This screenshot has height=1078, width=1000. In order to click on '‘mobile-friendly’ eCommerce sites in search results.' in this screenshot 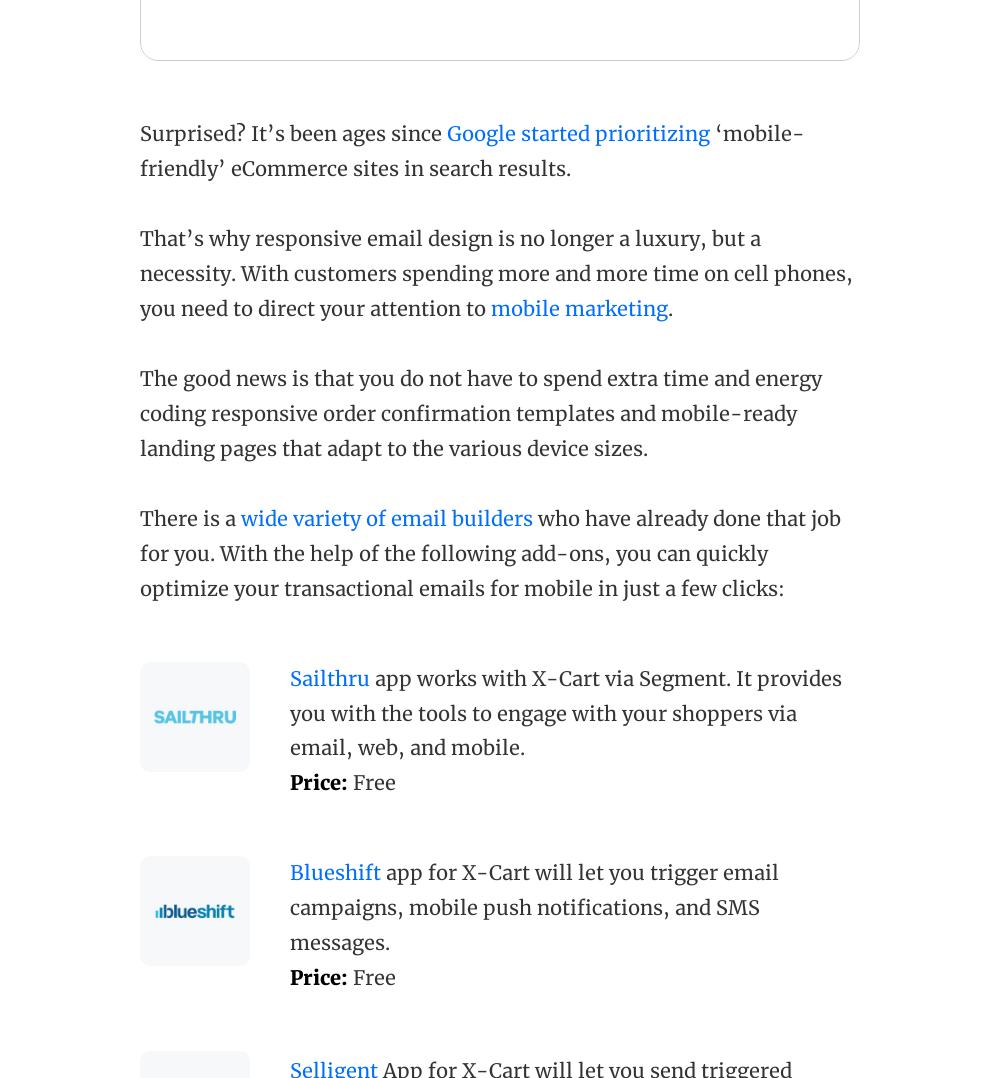, I will do `click(471, 149)`.